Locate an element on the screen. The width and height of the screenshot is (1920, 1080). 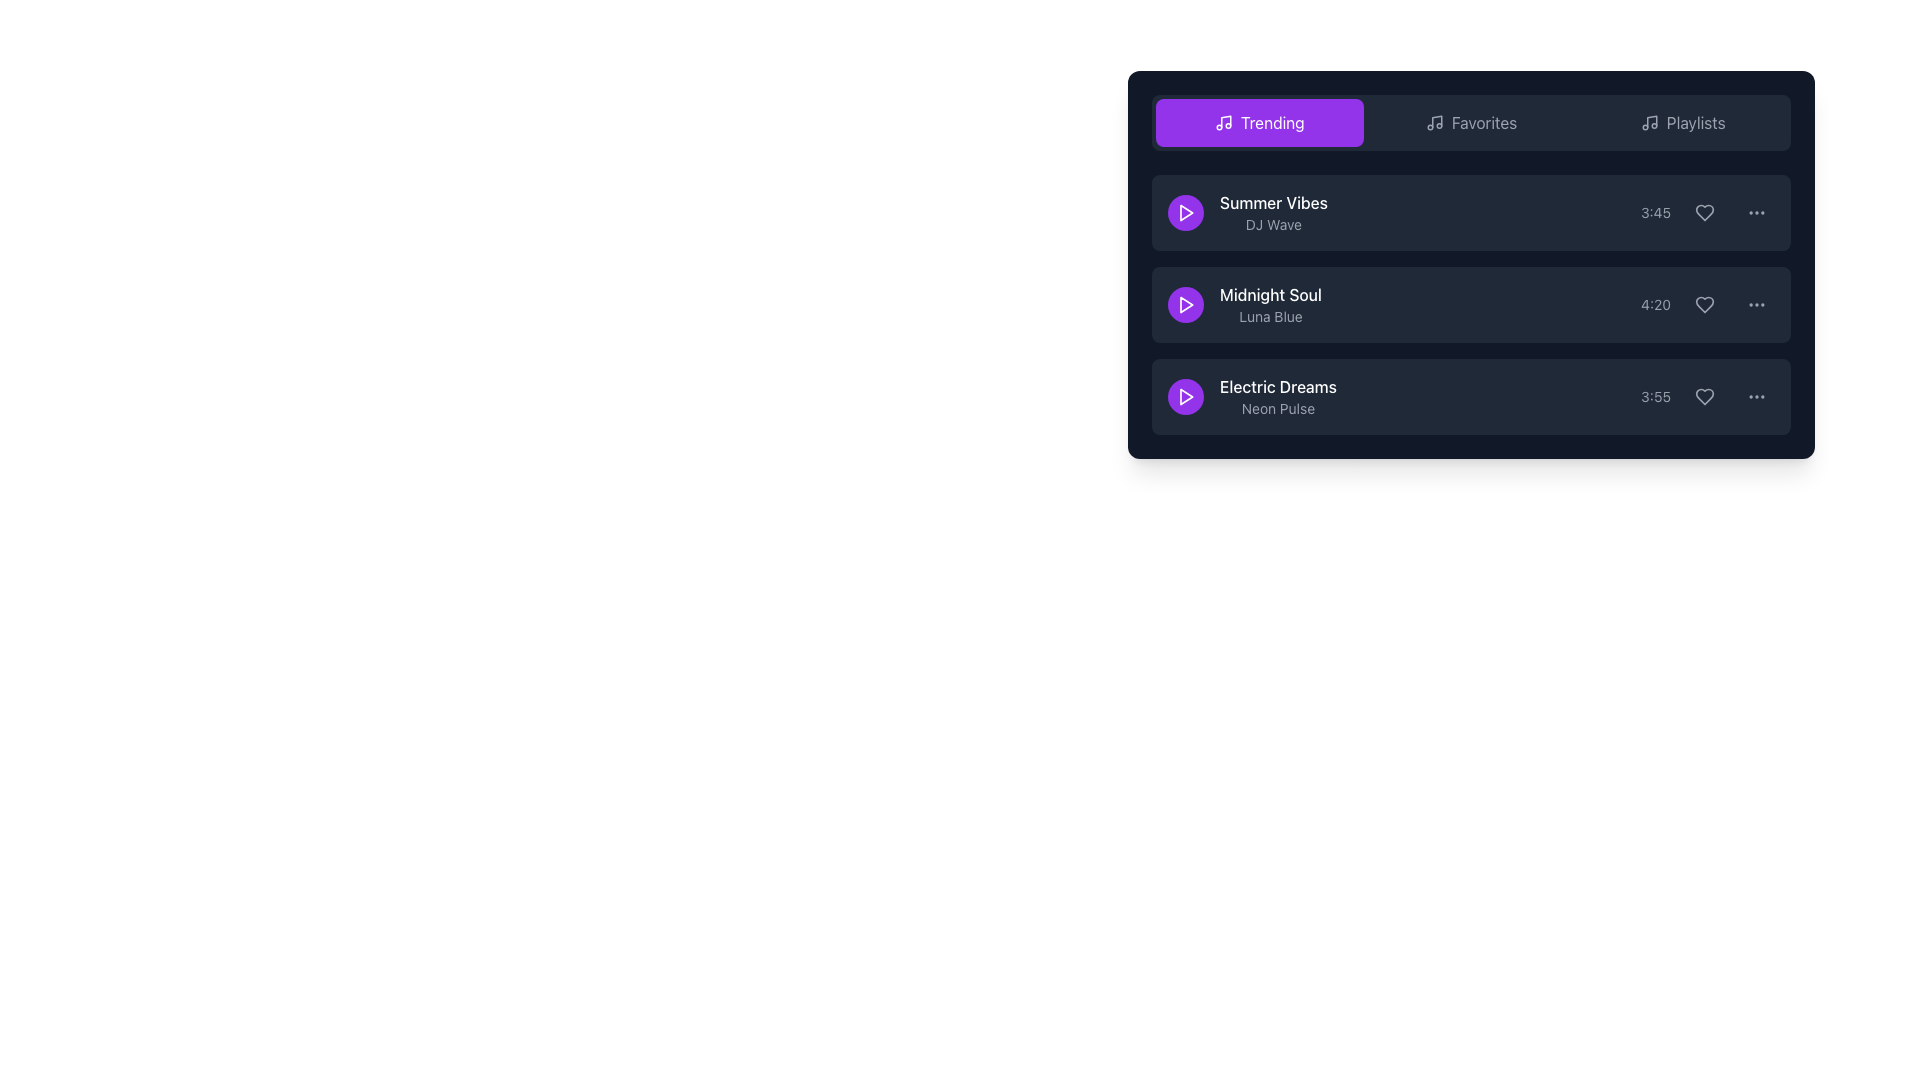
the heart-shaped icon button indicating a 'like' or 'favorite' action, which is positioned after the timestamp '3:55' in the 'Electric Dreams' track row is located at coordinates (1703, 397).